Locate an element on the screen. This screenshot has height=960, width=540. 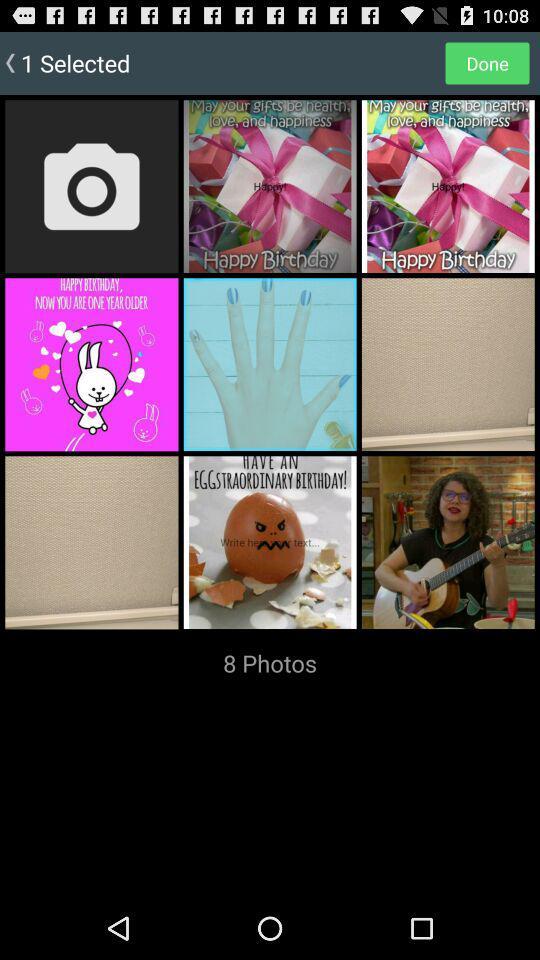
the app at the bottom is located at coordinates (270, 663).